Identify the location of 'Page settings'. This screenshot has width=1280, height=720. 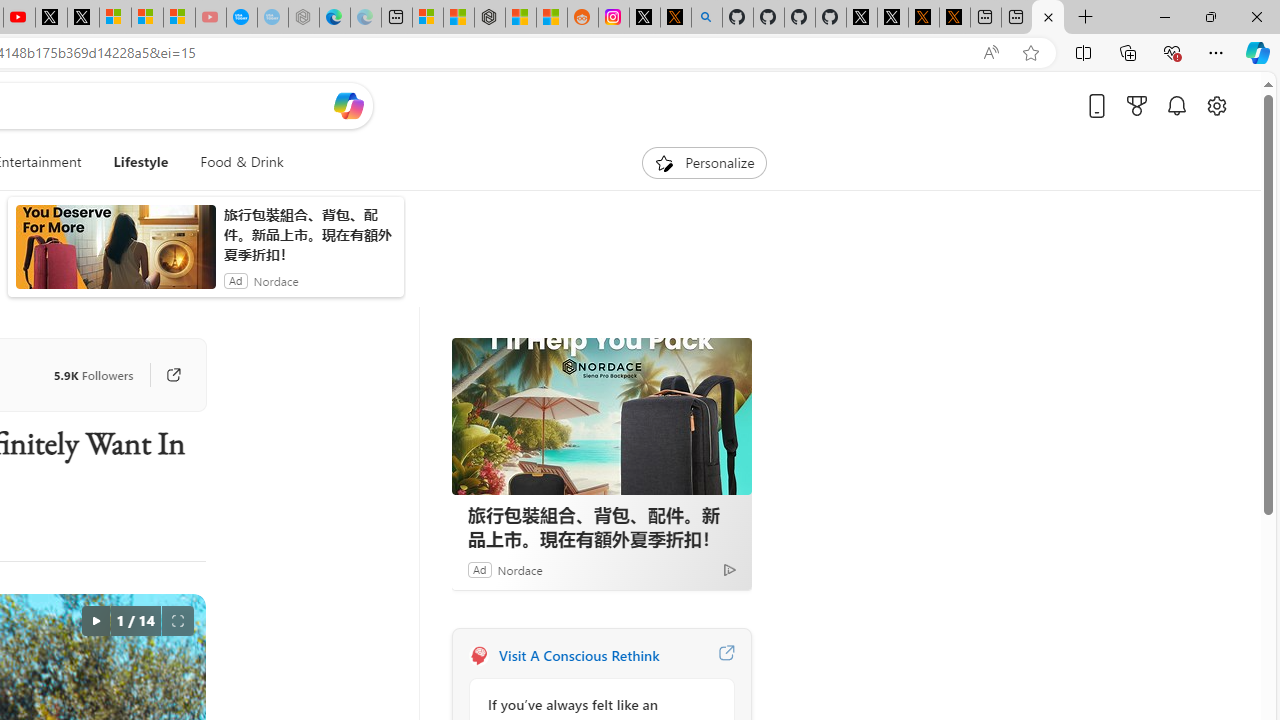
(1215, 137).